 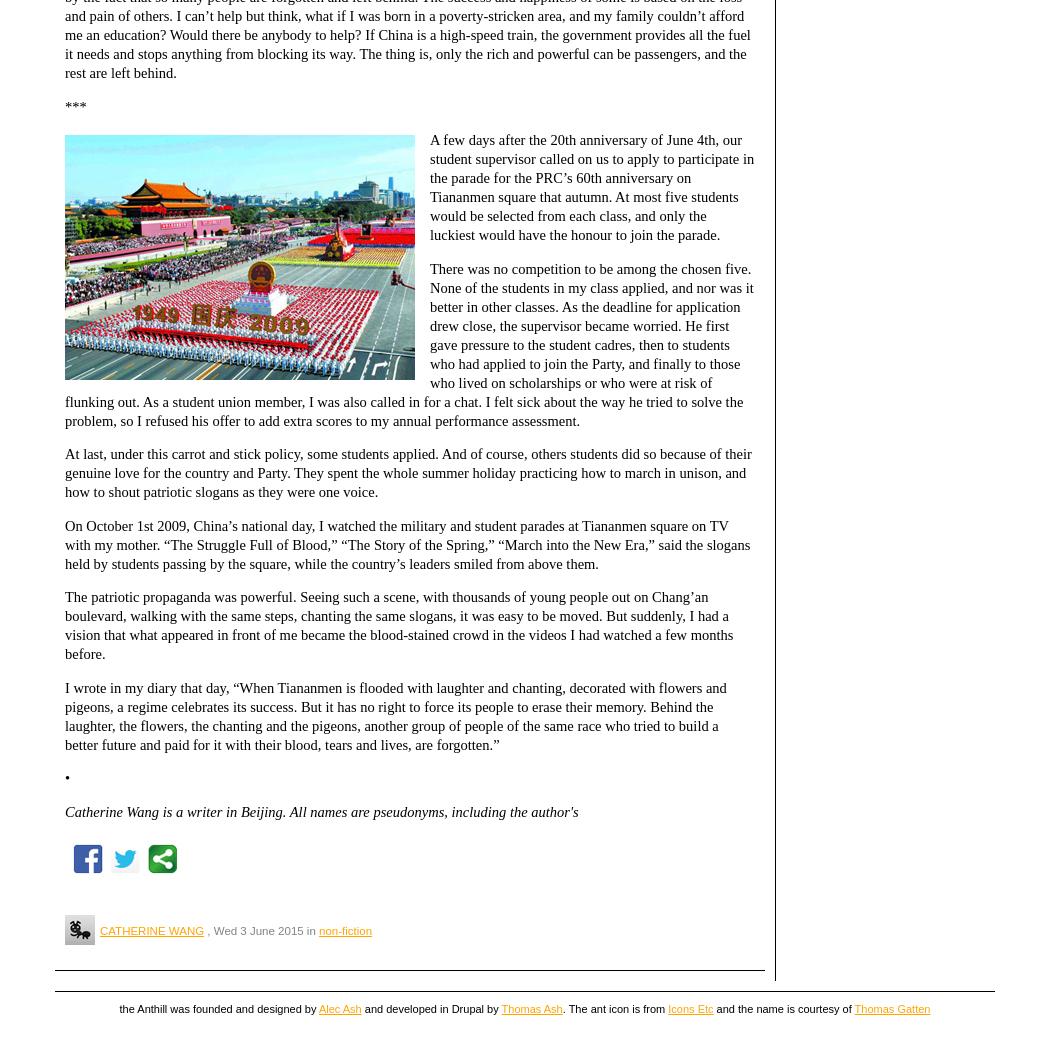 I want to click on 'There was no competition to be among the chosen five. None of the students in my class applied, and nor was it better in other classes. As the deadline for application drew close, the supervisor became worried. He first gave pressure to the student cadres, then to students who had applied to join the Party, and finally to those who lived on scholarships or who were at risk of flunking out. As a student union member, I was also called in for a chat. I felt sick about the way he tried to solve the problem, so I refused his offer to add extra scores to my annual performance assessment.', so click(x=408, y=343).